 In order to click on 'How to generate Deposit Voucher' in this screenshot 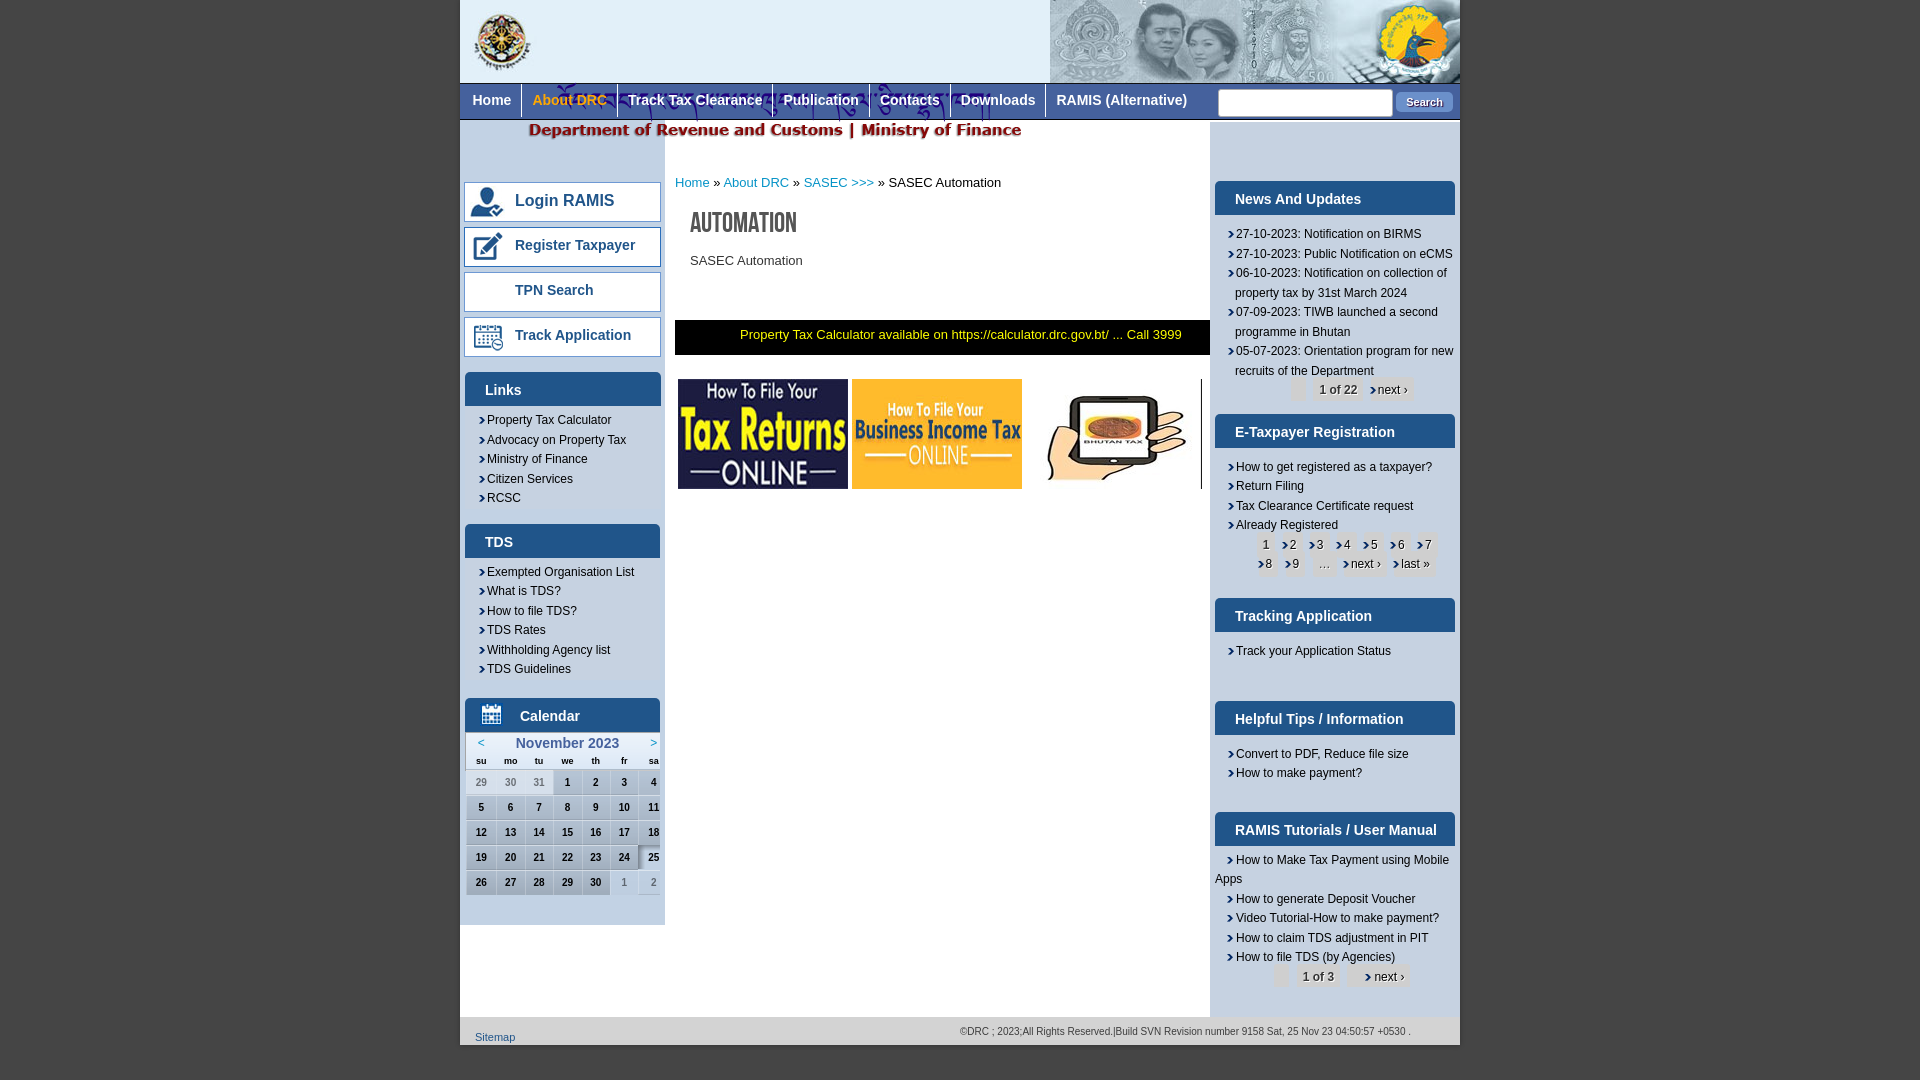, I will do `click(1315, 897)`.